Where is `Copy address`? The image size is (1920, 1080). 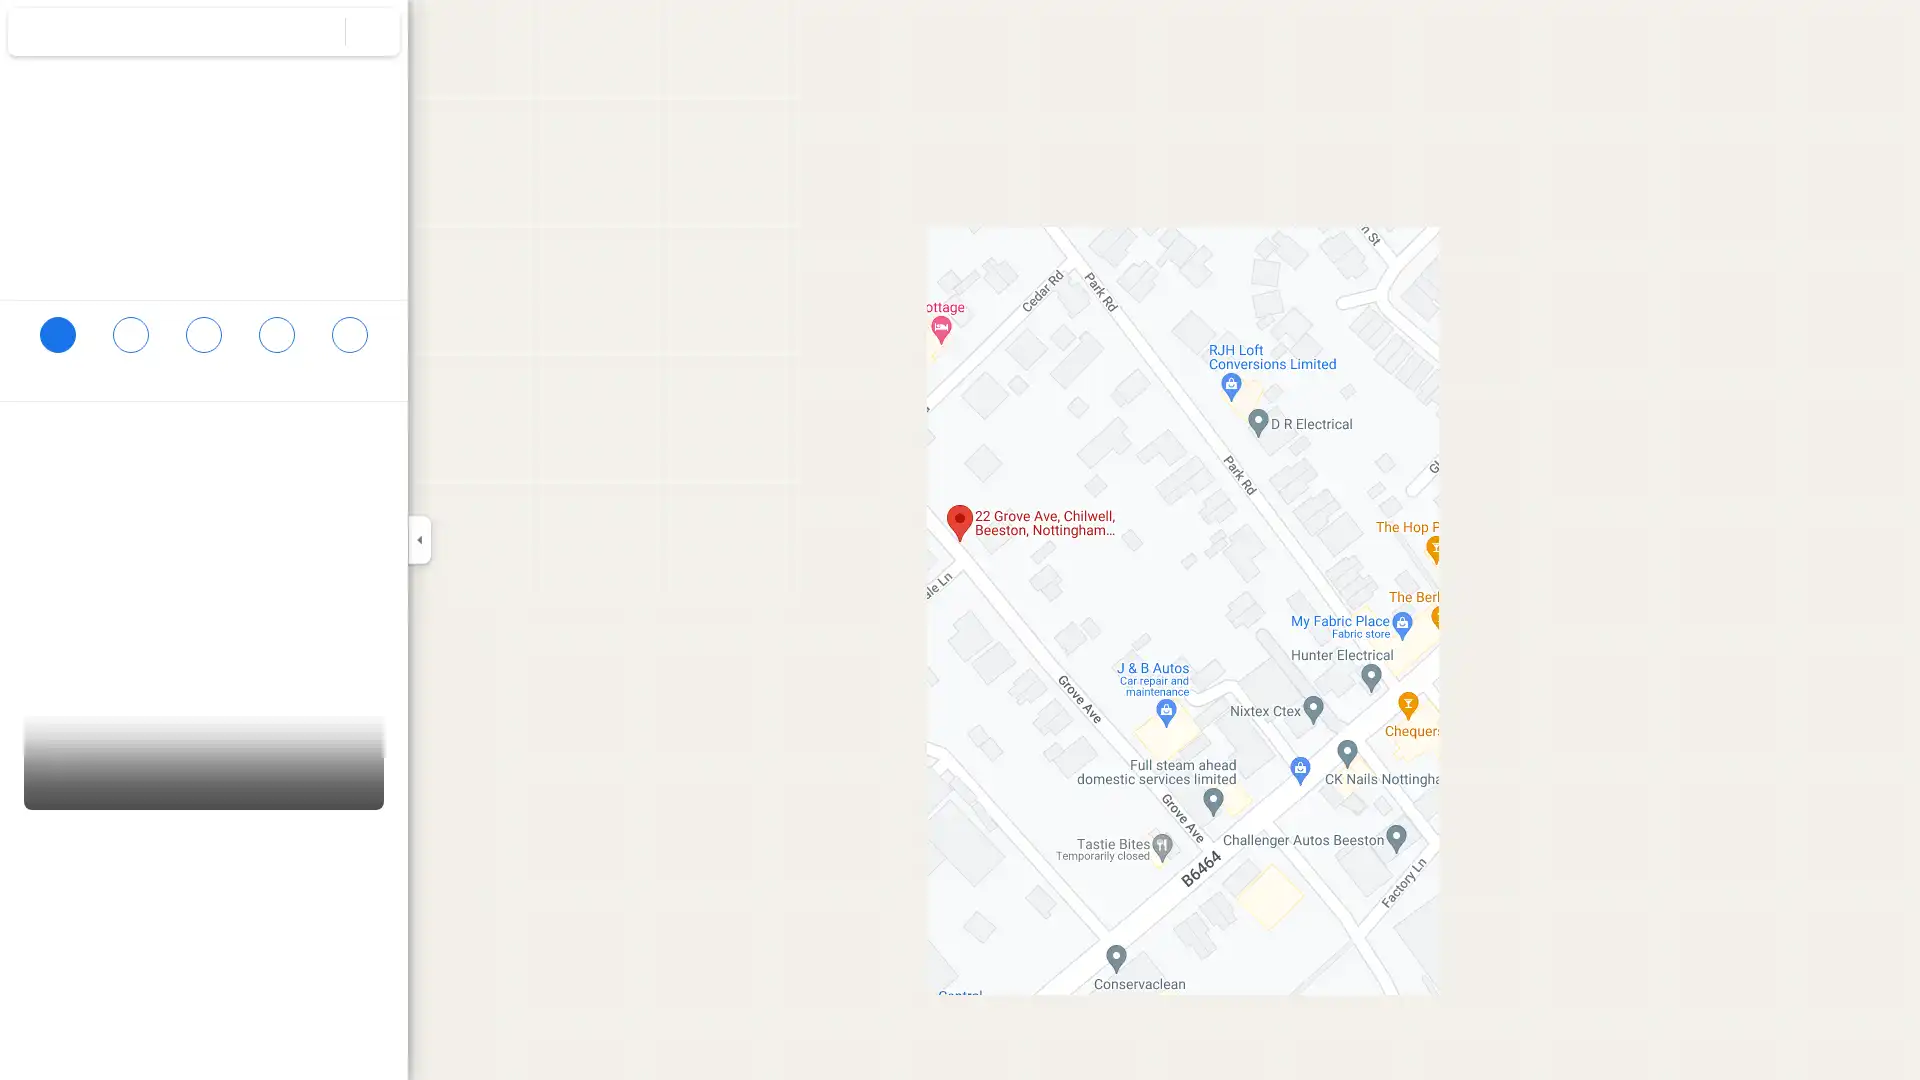
Copy address is located at coordinates (370, 445).